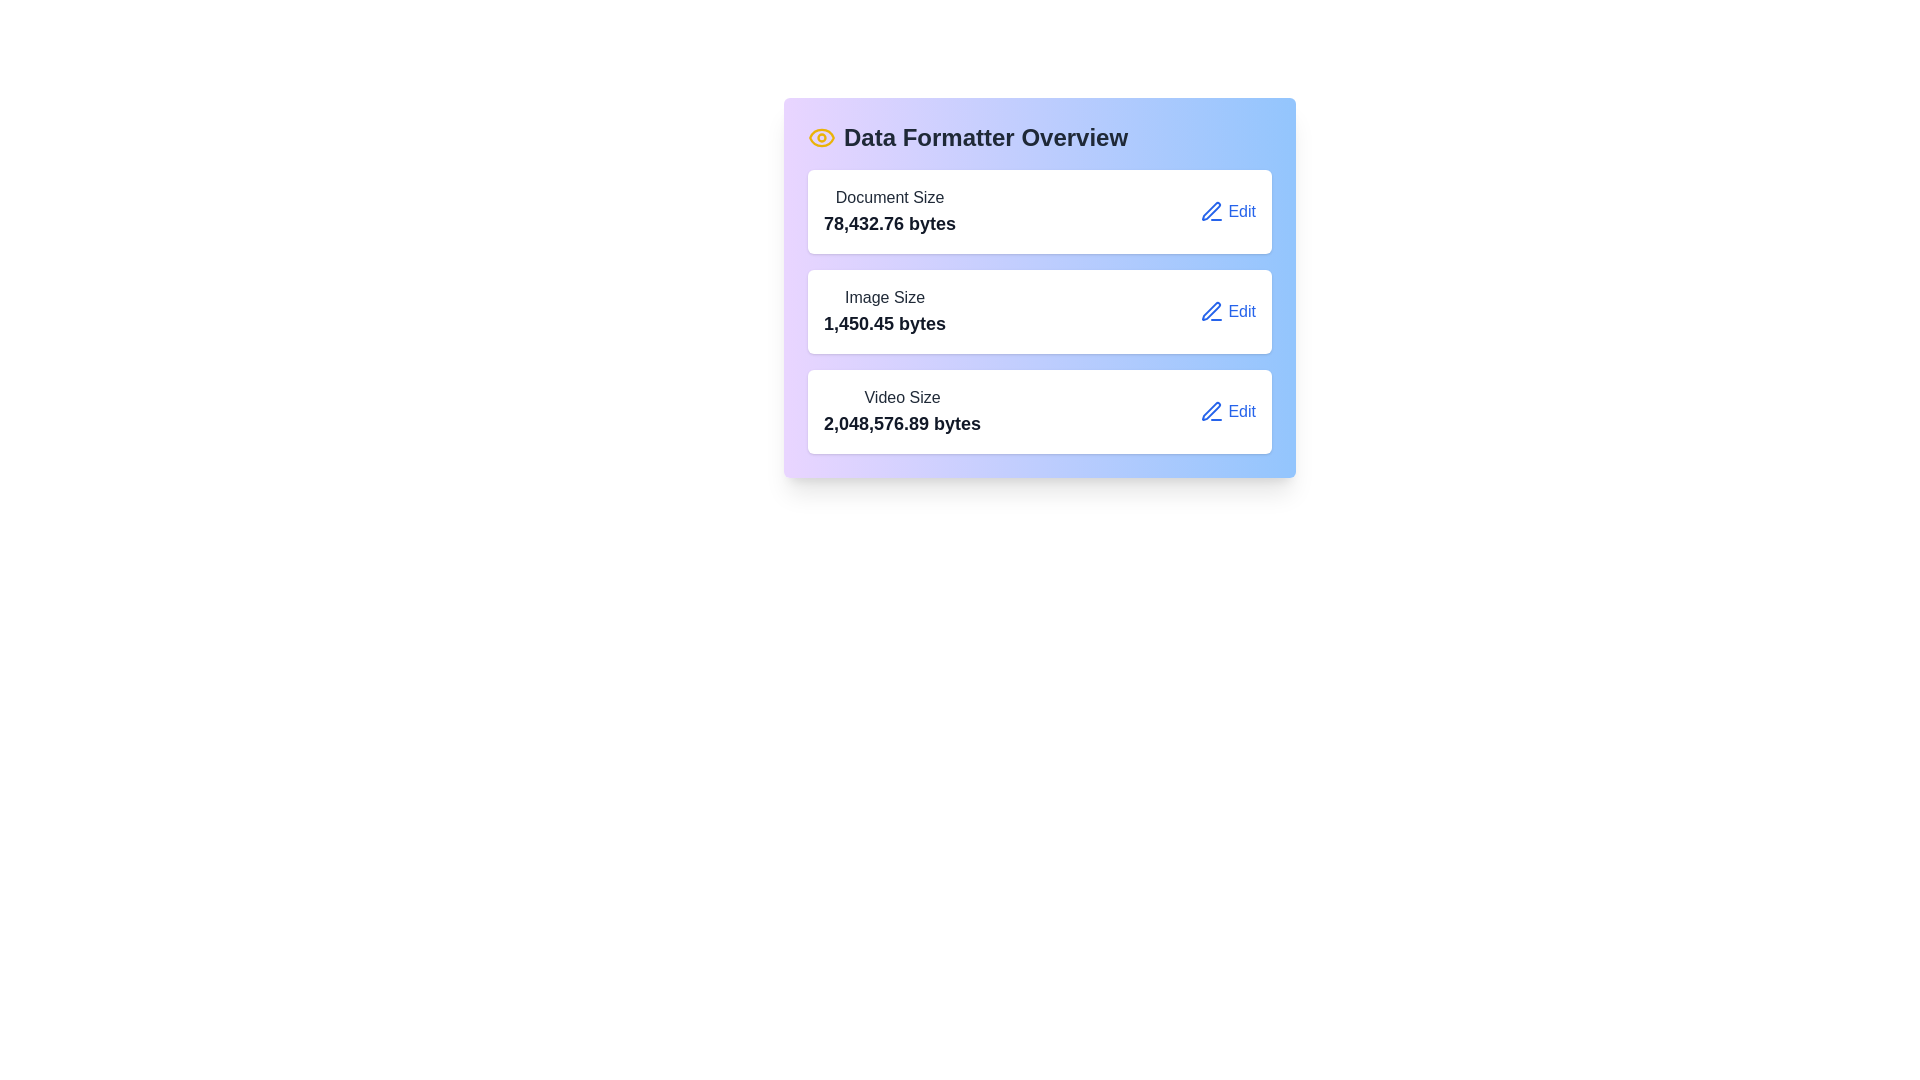  Describe the element at coordinates (1040, 137) in the screenshot. I see `the heading element titled 'Data Formatter Overview' which is styled with bold and large fonts and has a yellow eye icon adjacent to it` at that location.